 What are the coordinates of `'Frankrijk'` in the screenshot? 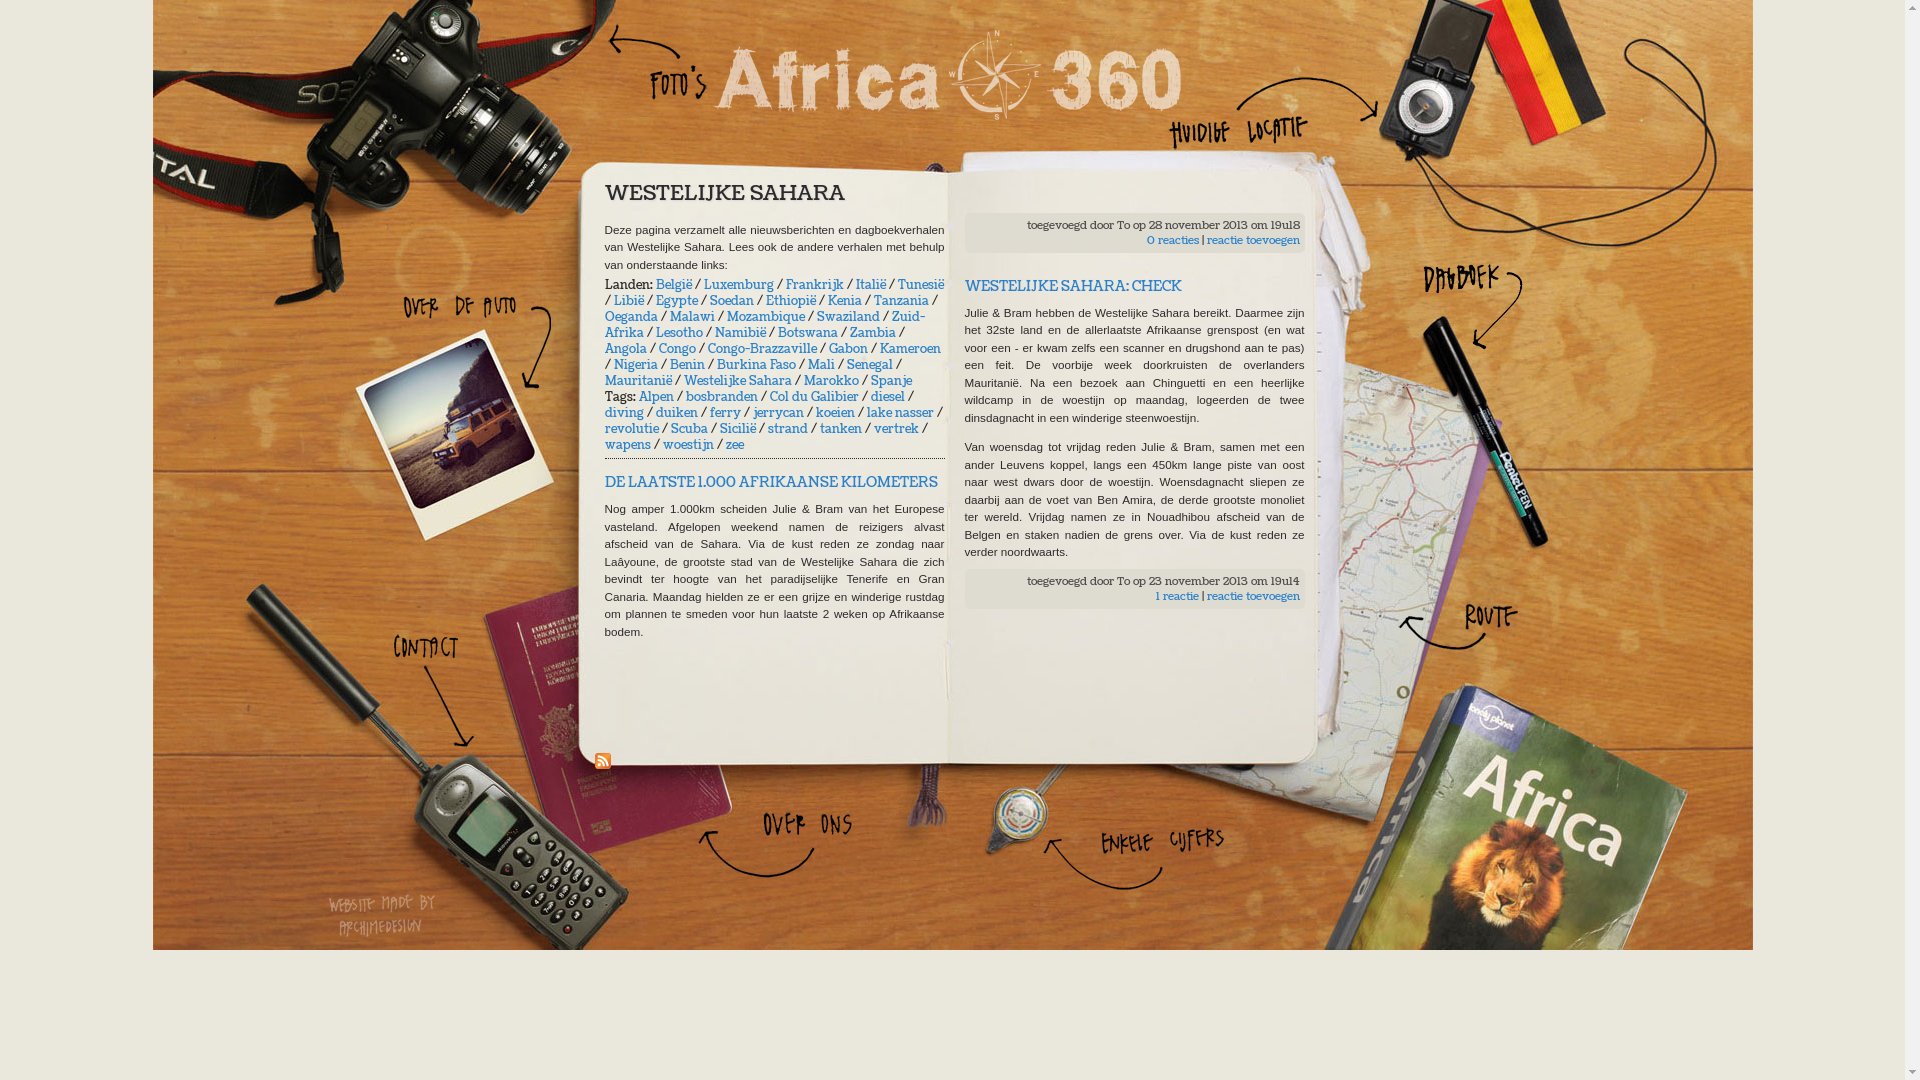 It's located at (815, 285).